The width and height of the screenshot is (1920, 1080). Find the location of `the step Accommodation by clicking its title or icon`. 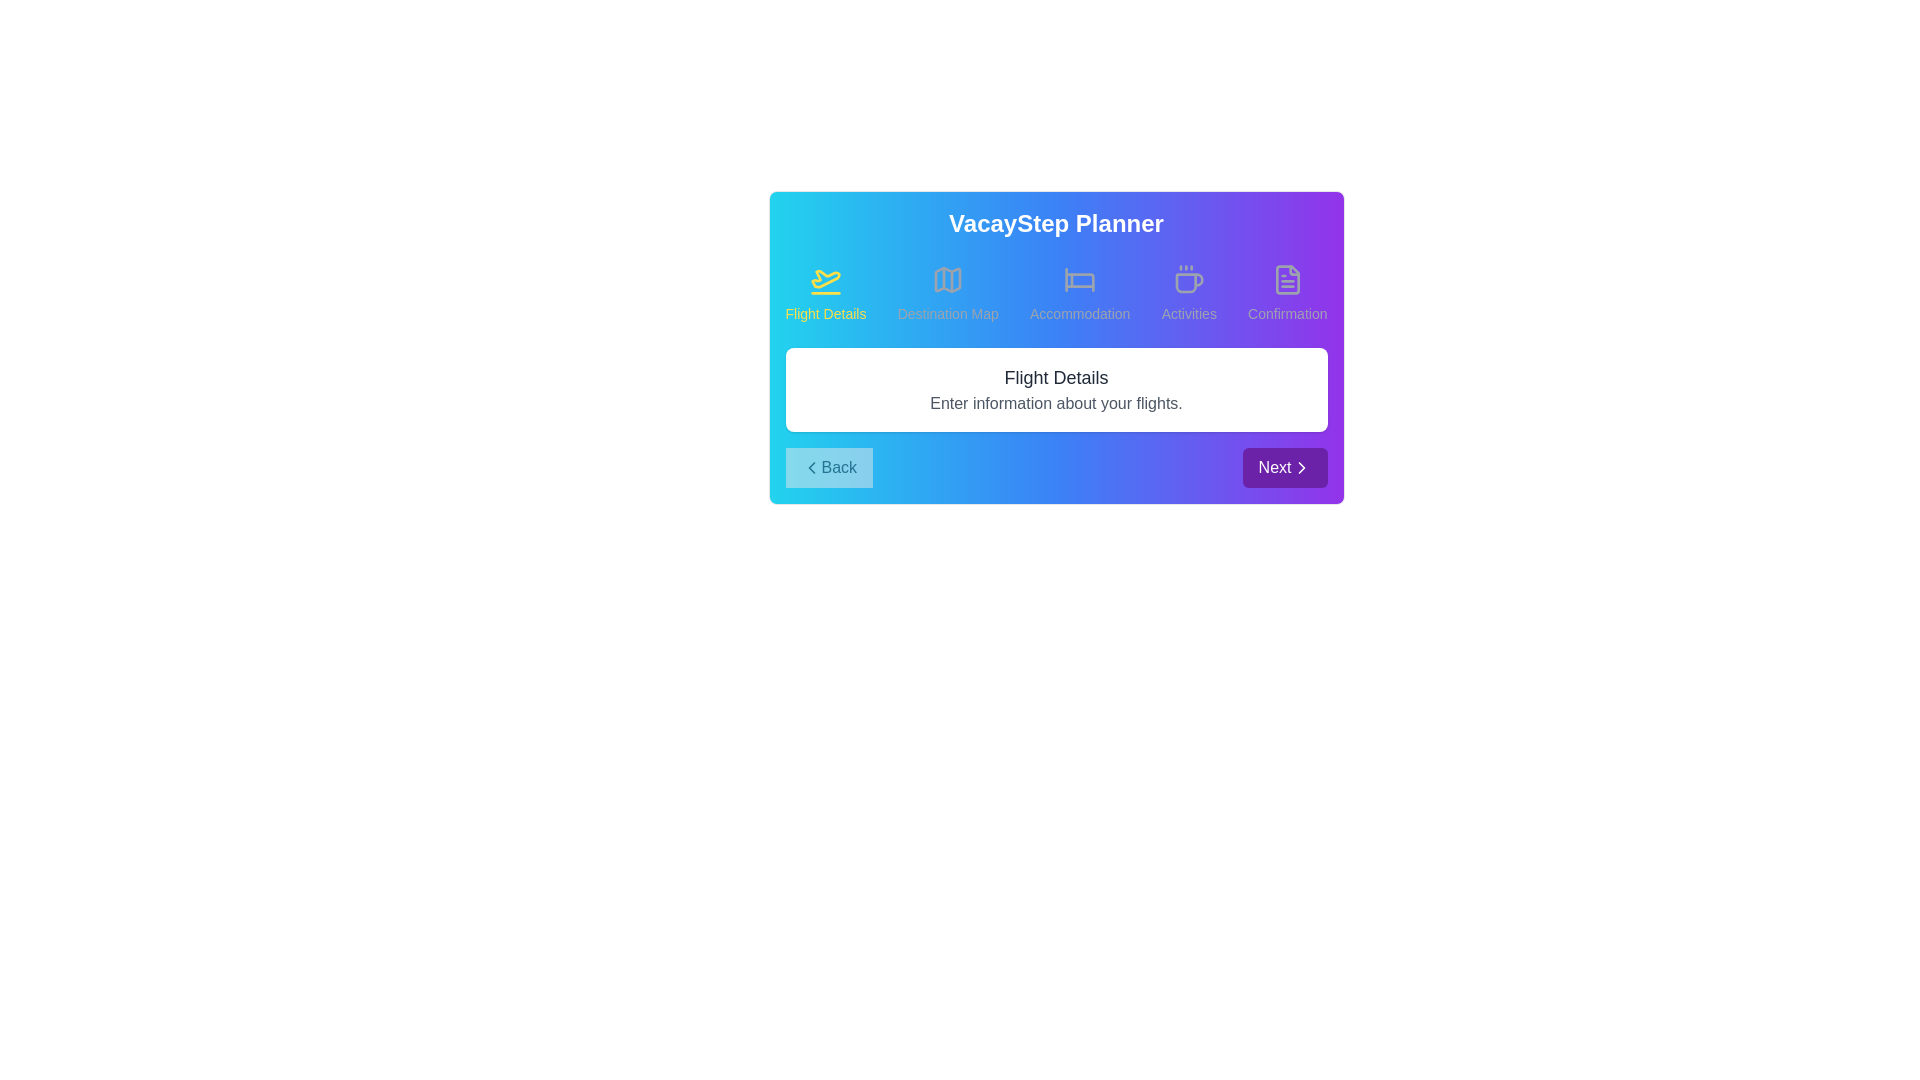

the step Accommodation by clicking its title or icon is located at coordinates (1079, 293).